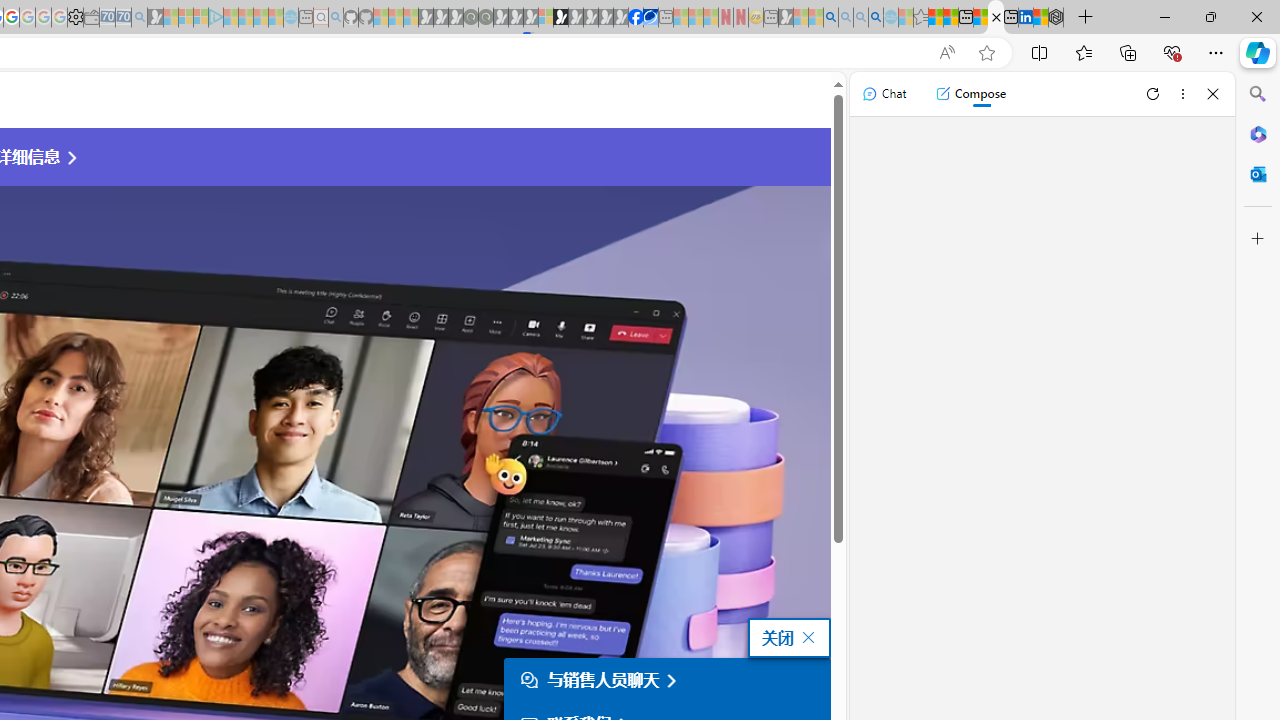 This screenshot has width=1280, height=720. What do you see at coordinates (545, 17) in the screenshot?
I see `'Sign in to your account - Sleeping'` at bounding box center [545, 17].